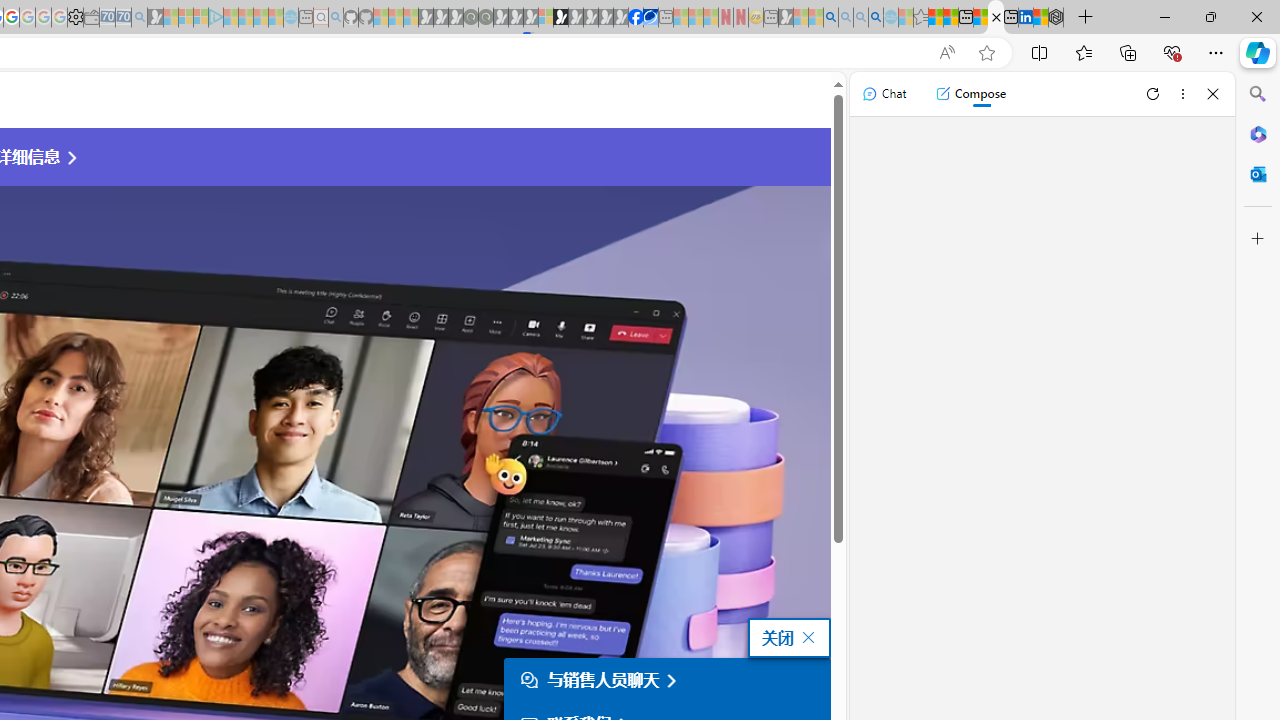 This screenshot has width=1280, height=720. What do you see at coordinates (545, 17) in the screenshot?
I see `'Sign in to your account - Sleeping'` at bounding box center [545, 17].